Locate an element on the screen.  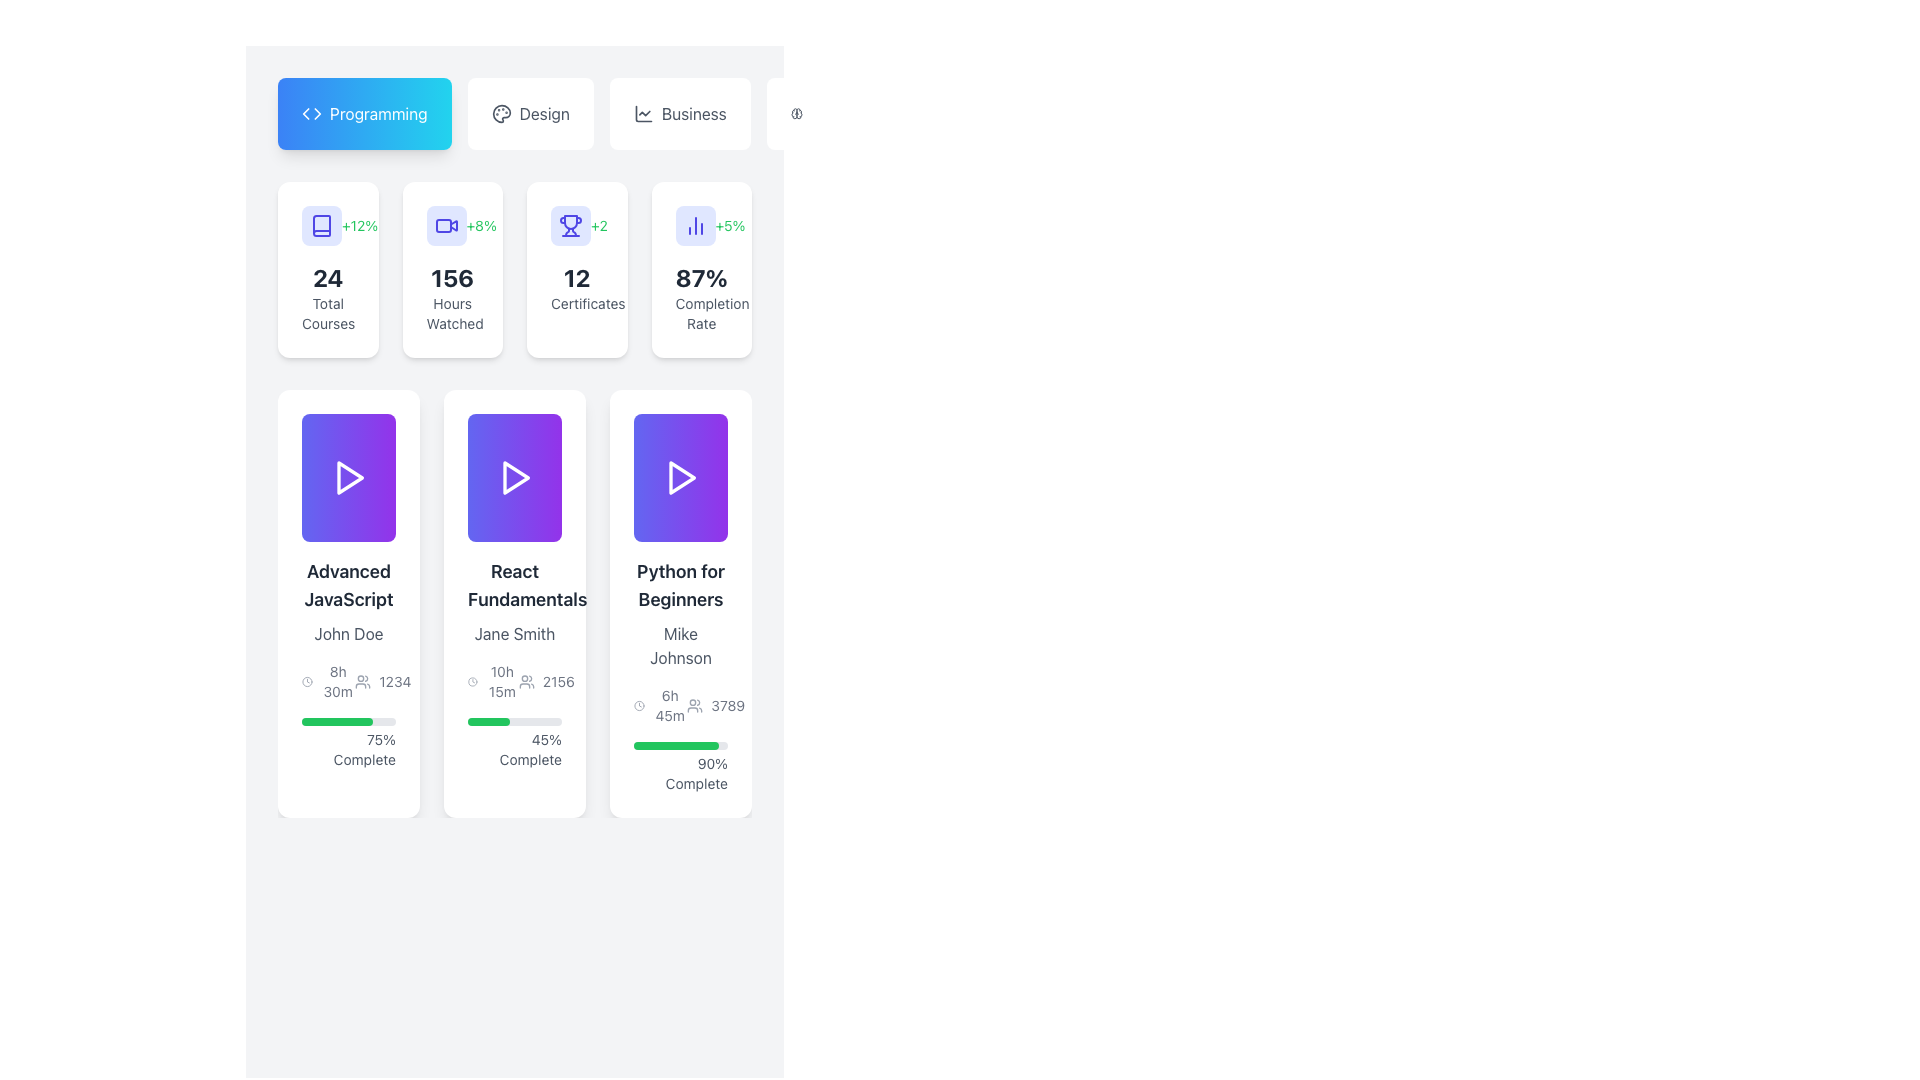
the progress information displayed on the Text Label with Progress Indicator located at the bottom of the 'React Fundamentals' card, beneath the progress bar is located at coordinates (514, 744).